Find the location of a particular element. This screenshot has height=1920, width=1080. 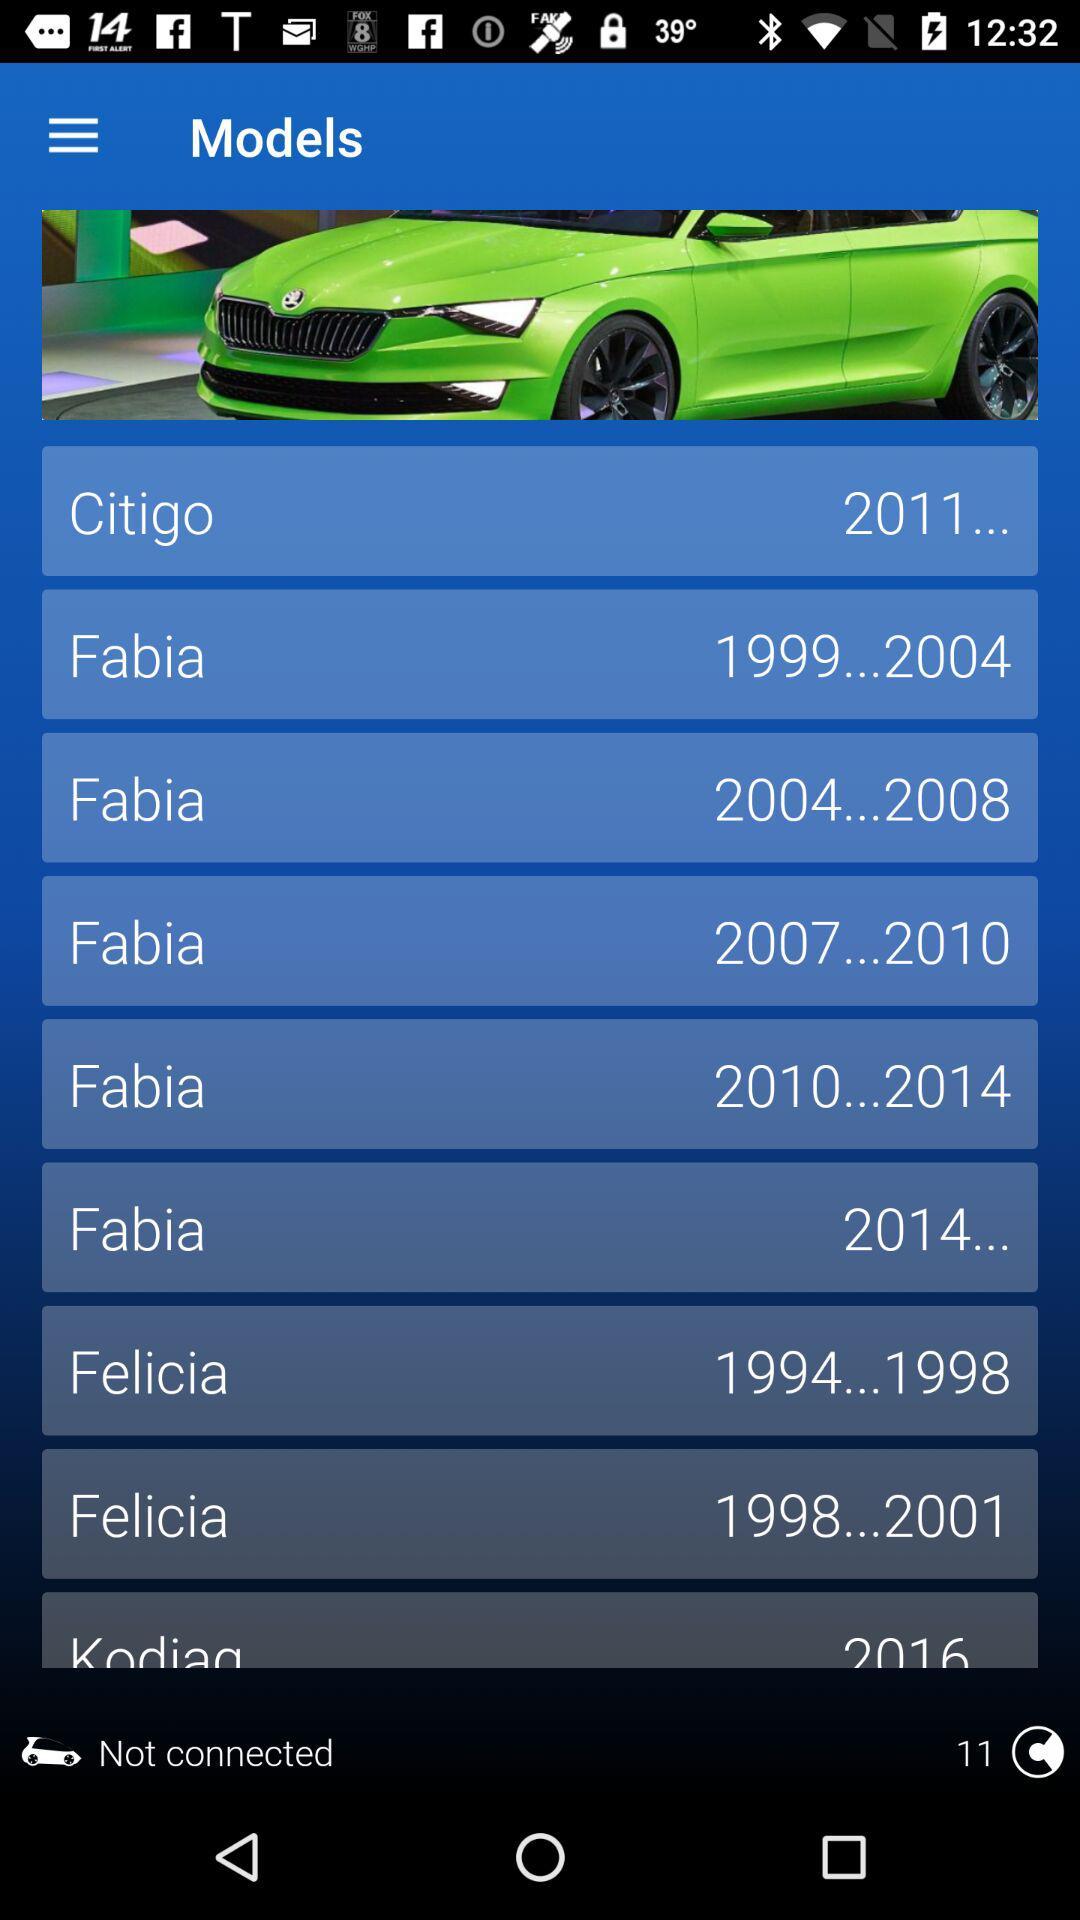

icon above the 1999...2004 is located at coordinates (926, 511).